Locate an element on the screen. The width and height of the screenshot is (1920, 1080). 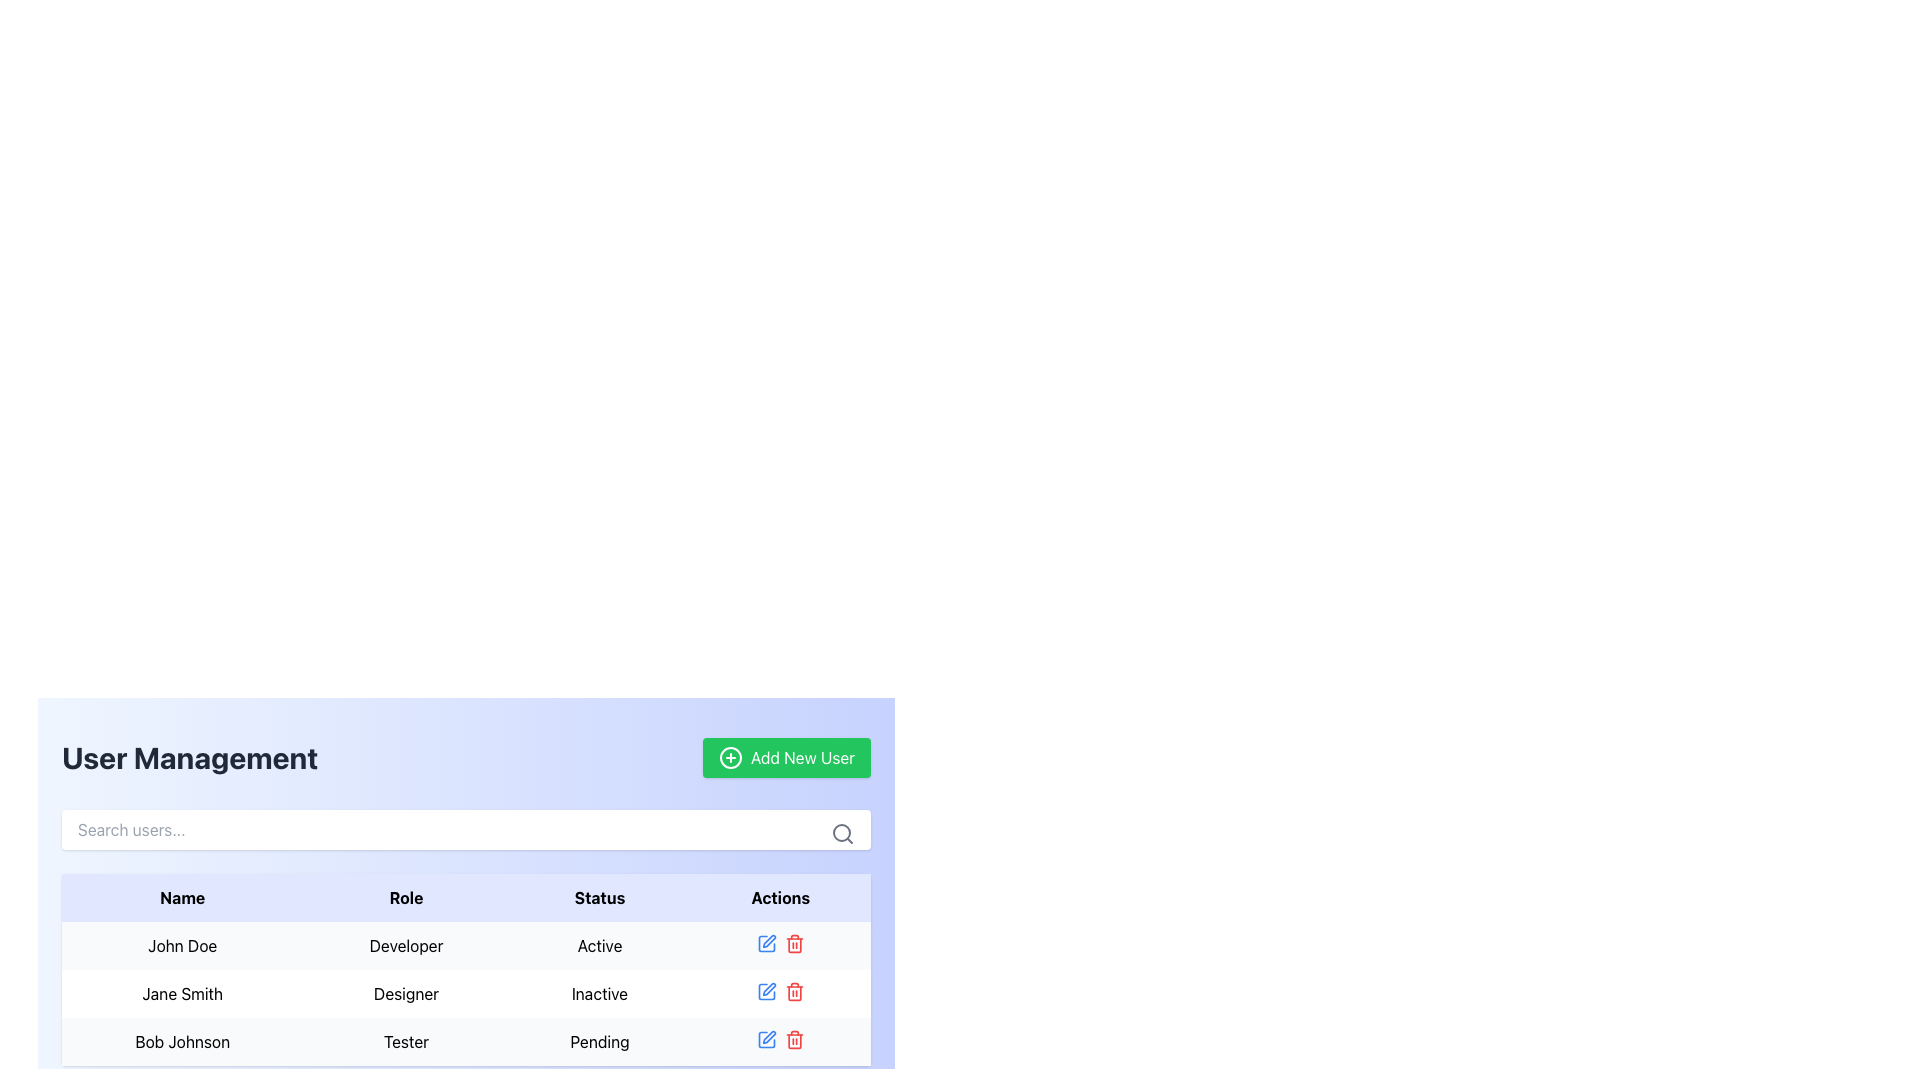
the red 'Delete' icon in the third row of the user management table containing 'Bob Johnson', 'Tester', and 'Pending' is located at coordinates (465, 1040).